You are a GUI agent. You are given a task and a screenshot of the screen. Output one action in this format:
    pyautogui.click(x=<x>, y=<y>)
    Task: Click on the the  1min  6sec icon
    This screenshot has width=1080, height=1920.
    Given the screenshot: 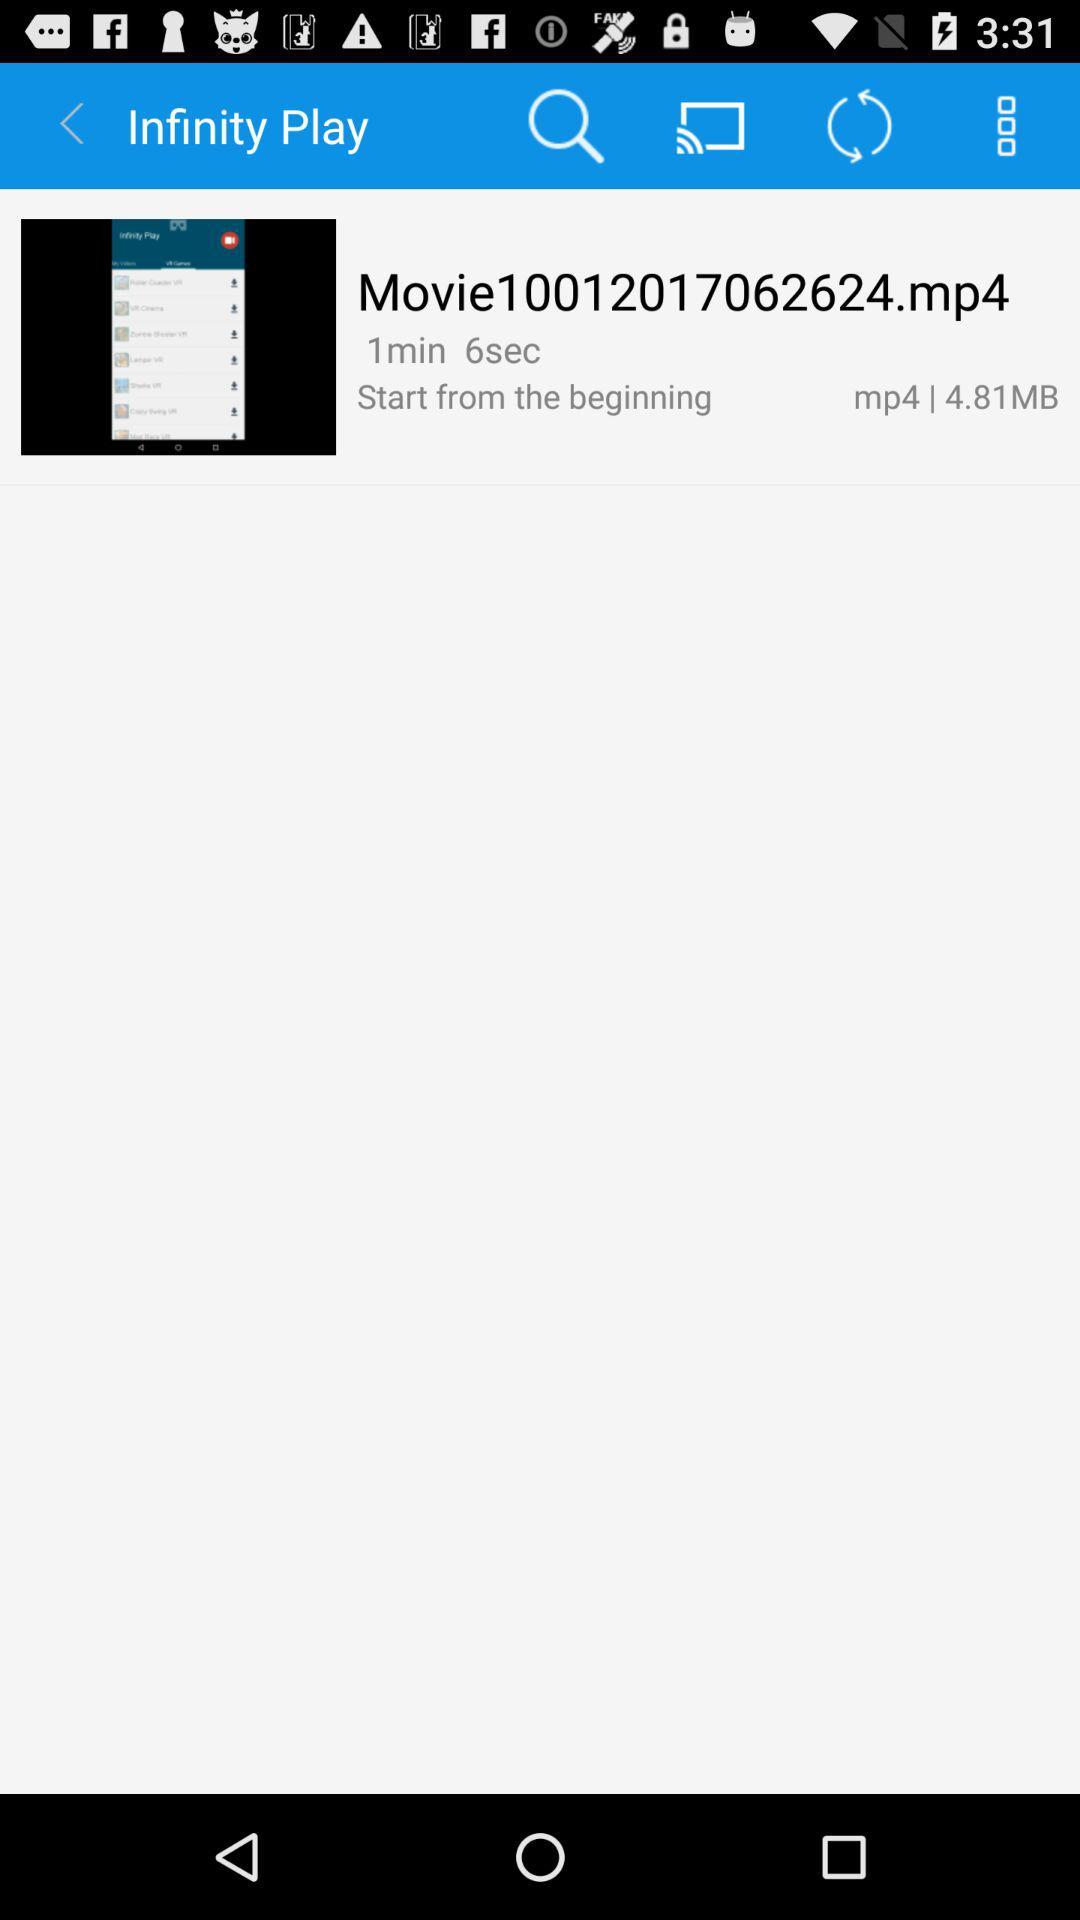 What is the action you would take?
    pyautogui.click(x=447, y=349)
    